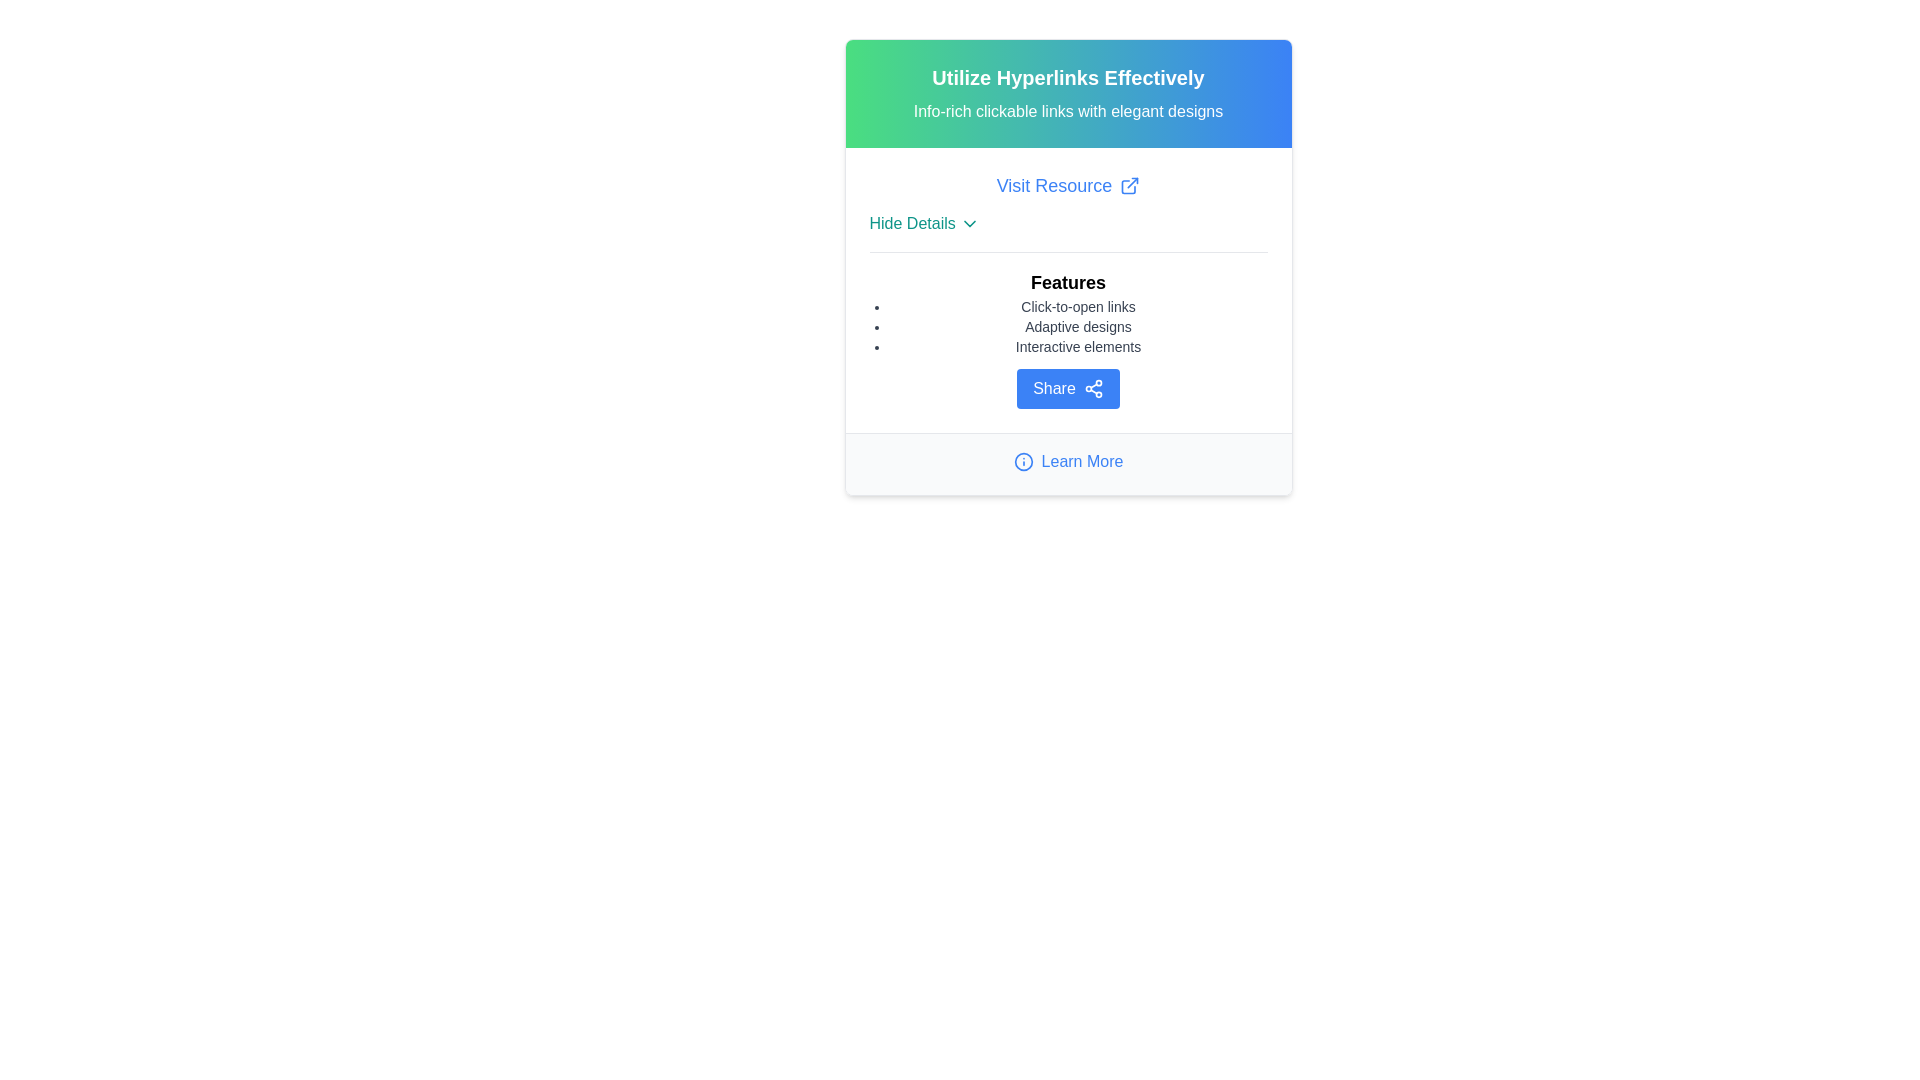 This screenshot has height=1080, width=1920. Describe the element at coordinates (1067, 389) in the screenshot. I see `the 'Share' button, which has a blue background, white rounded corners, and an icon of three interconnected nodes` at that location.